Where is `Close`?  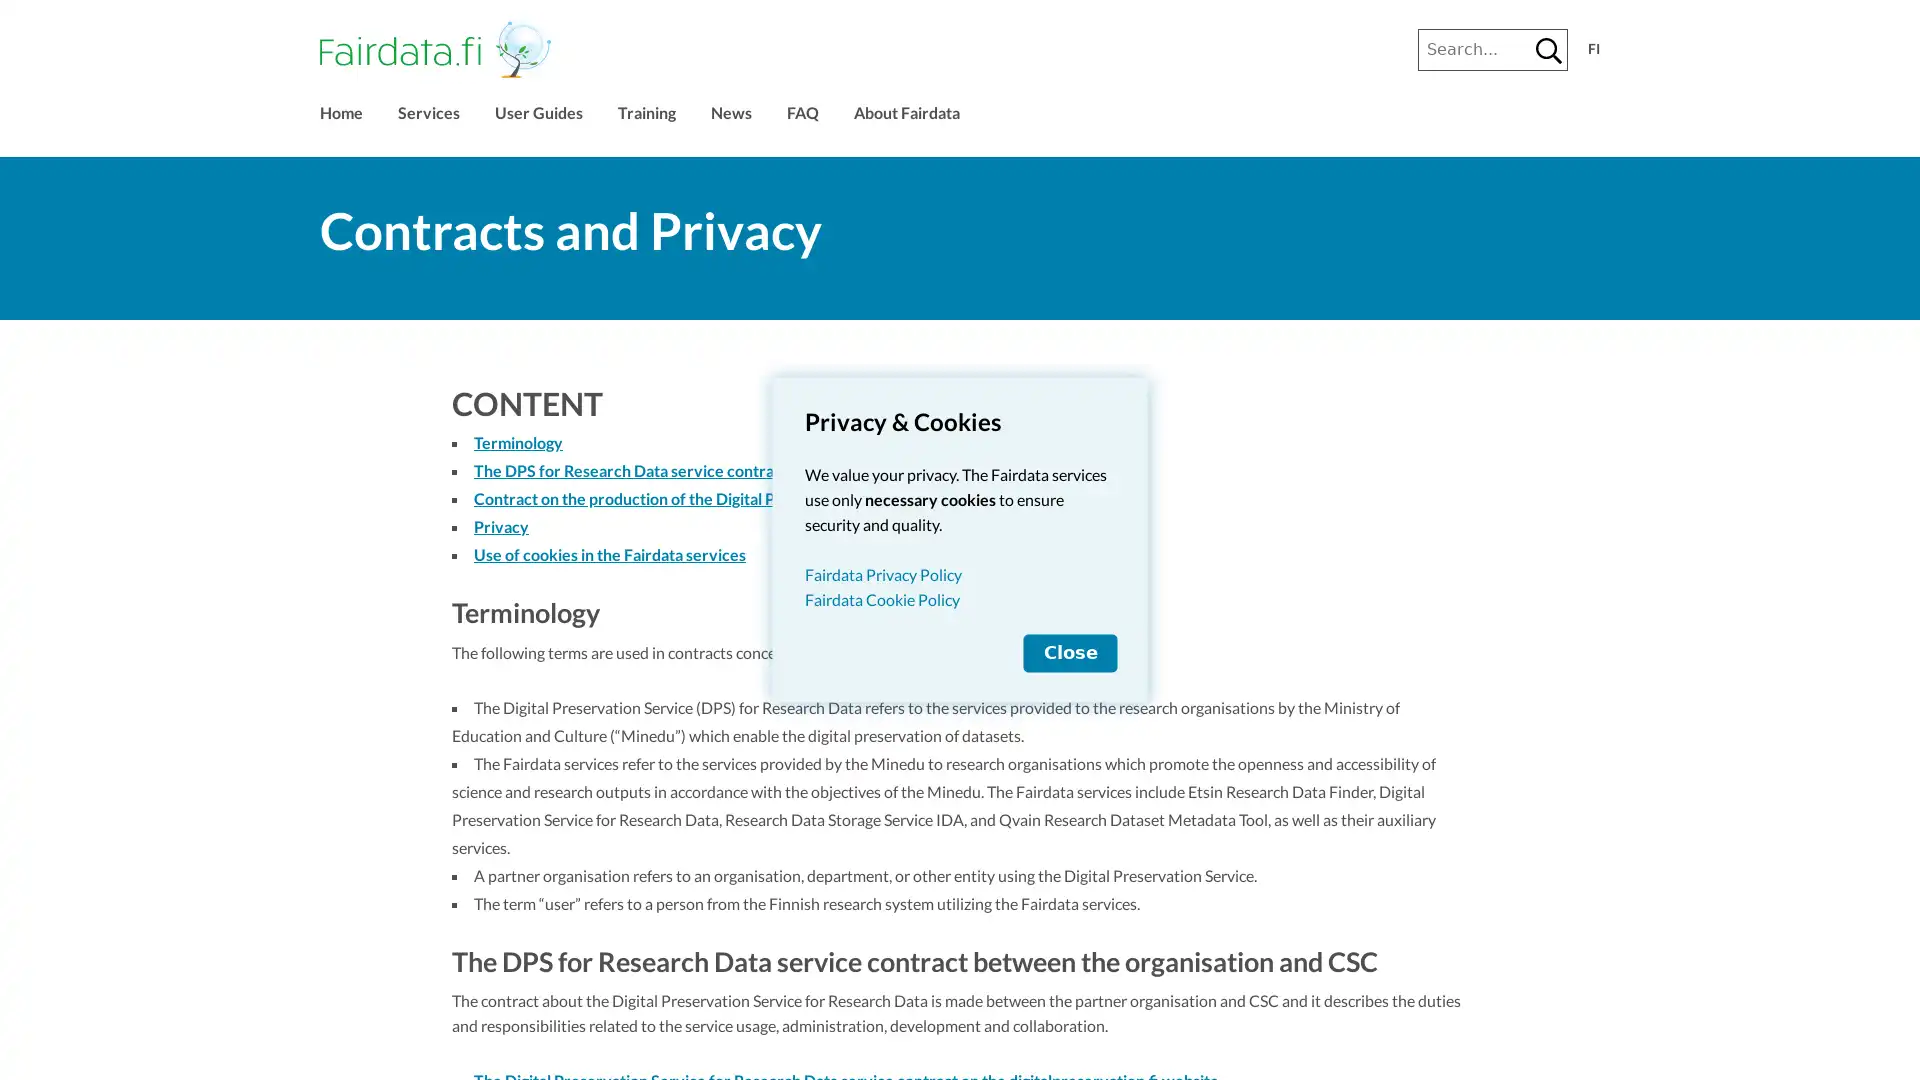
Close is located at coordinates (1069, 652).